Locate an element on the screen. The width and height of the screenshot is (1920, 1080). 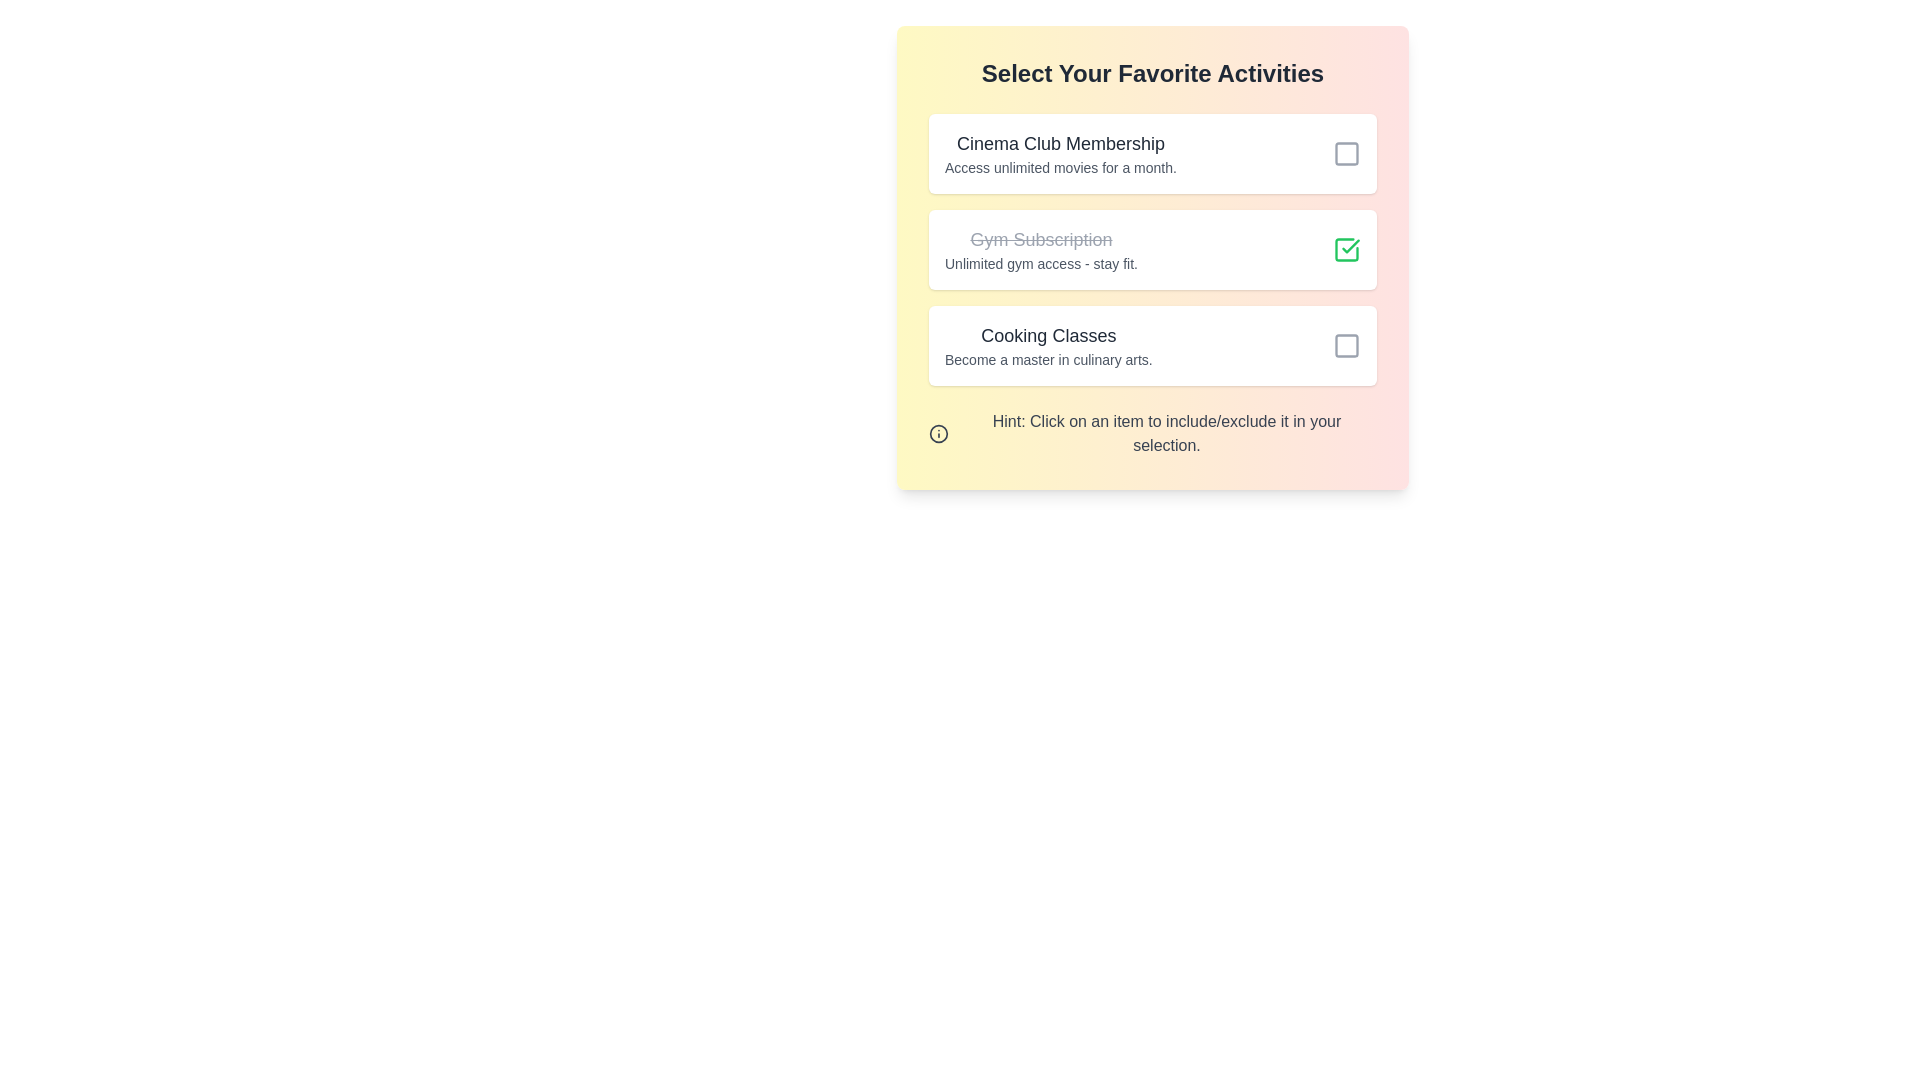
the second checkbox in the group of selectable items located in the 'Select Your Favorite Activities' section is located at coordinates (1152, 249).